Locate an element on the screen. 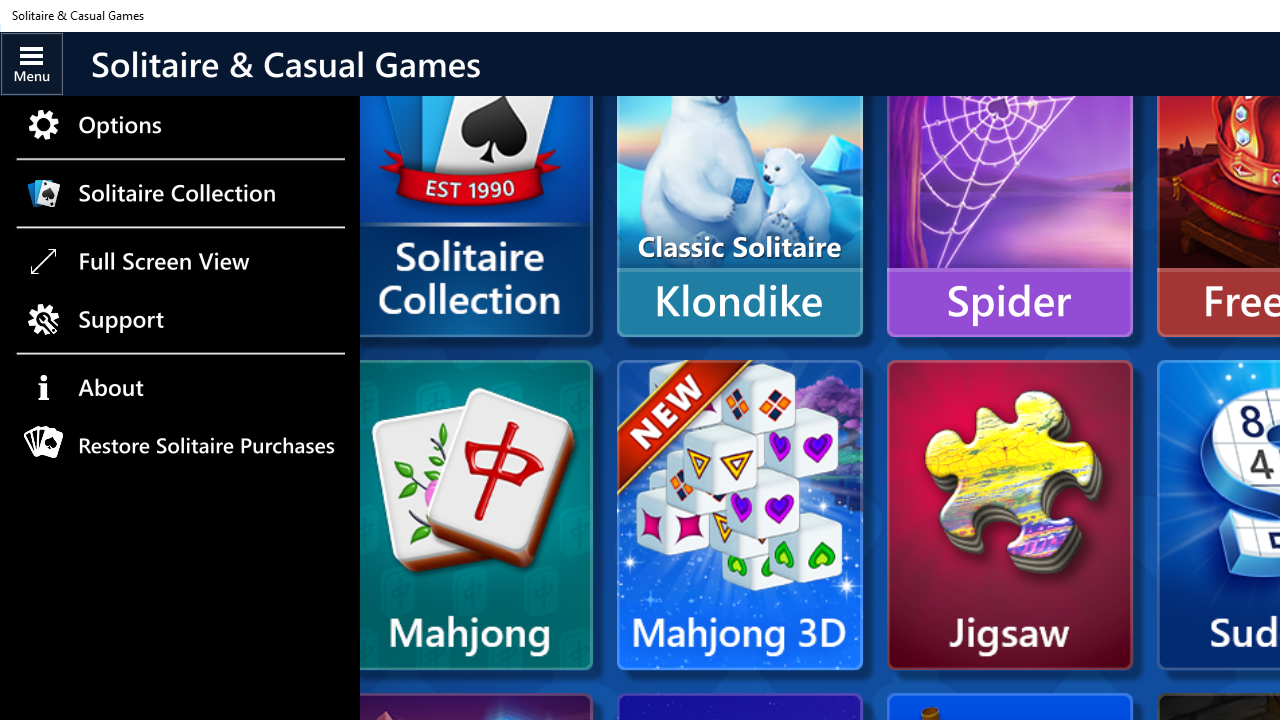 Image resolution: width=1280 pixels, height=720 pixels. 'Menu' is located at coordinates (32, 62).